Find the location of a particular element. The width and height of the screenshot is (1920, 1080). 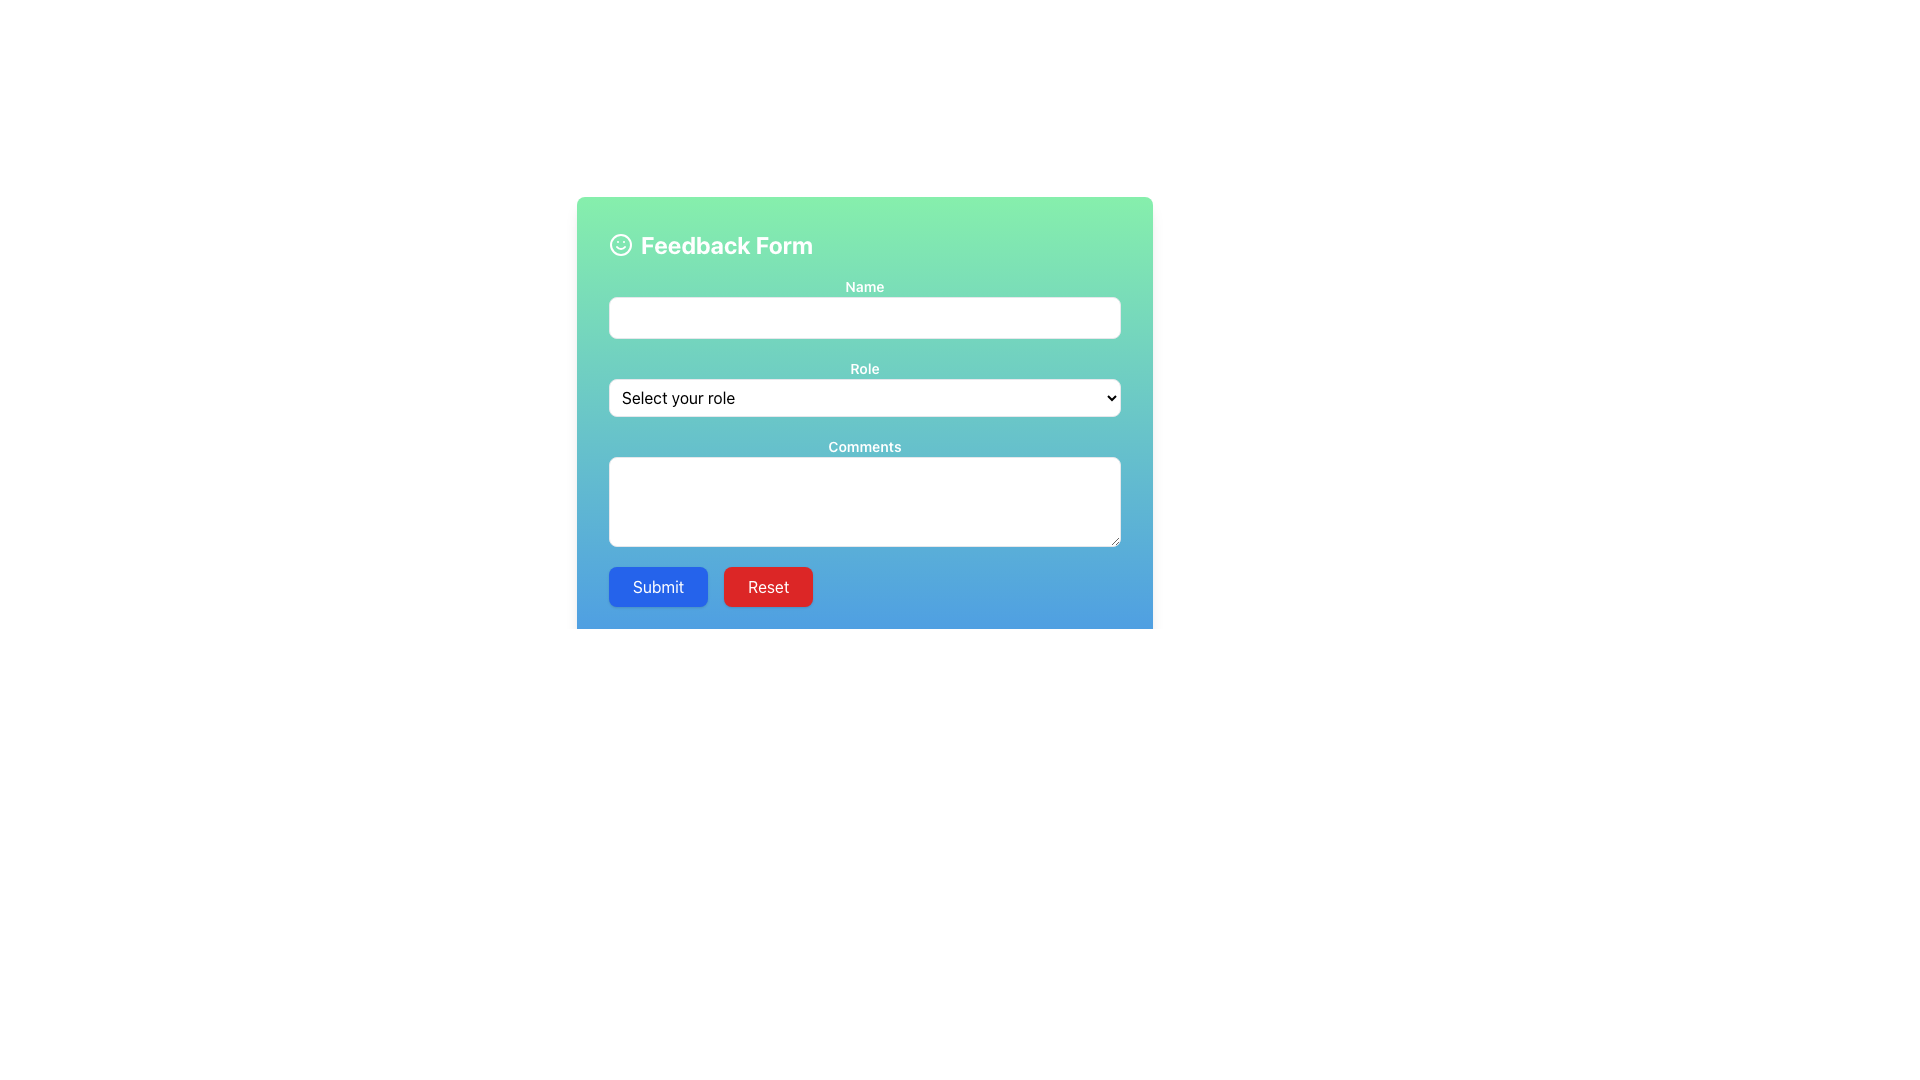

the centrally aligned Text Label that serves as a guide for the text input field below it is located at coordinates (864, 286).